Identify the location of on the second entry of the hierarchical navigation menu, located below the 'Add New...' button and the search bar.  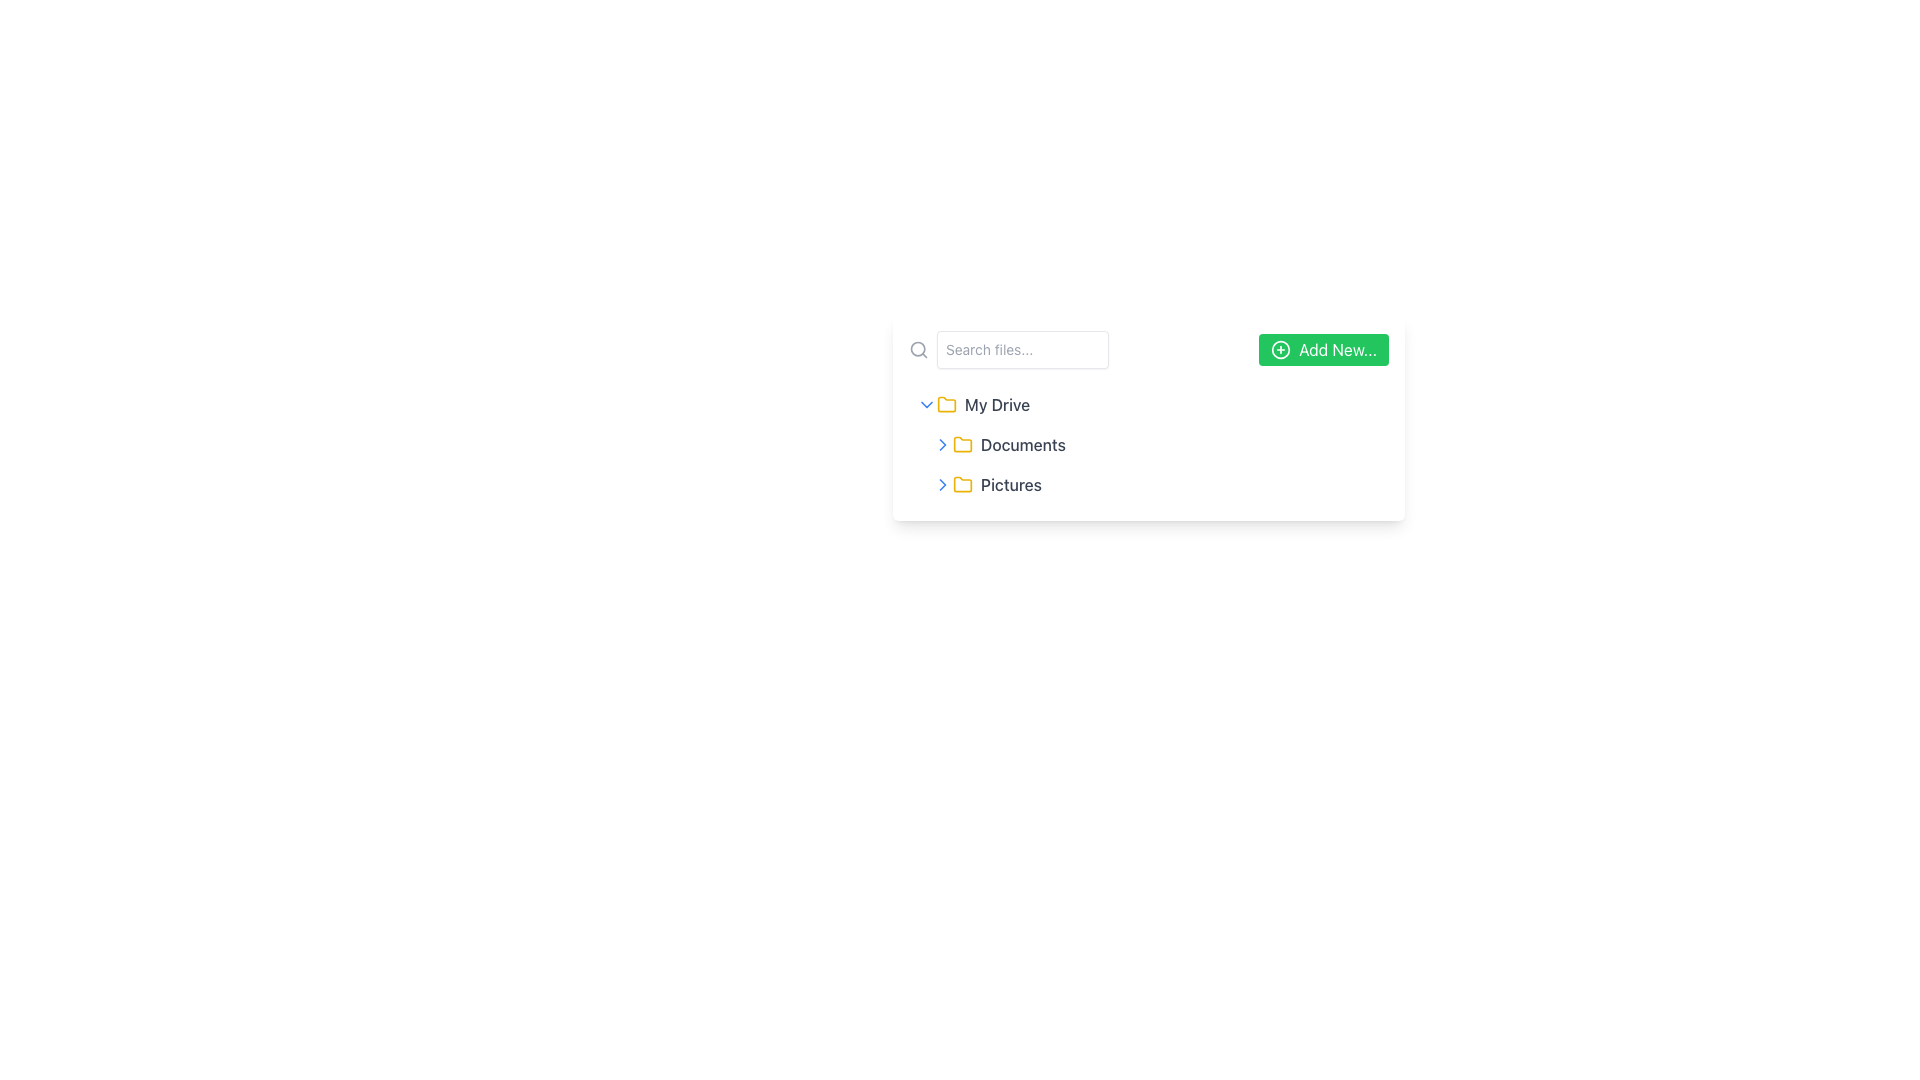
(1148, 443).